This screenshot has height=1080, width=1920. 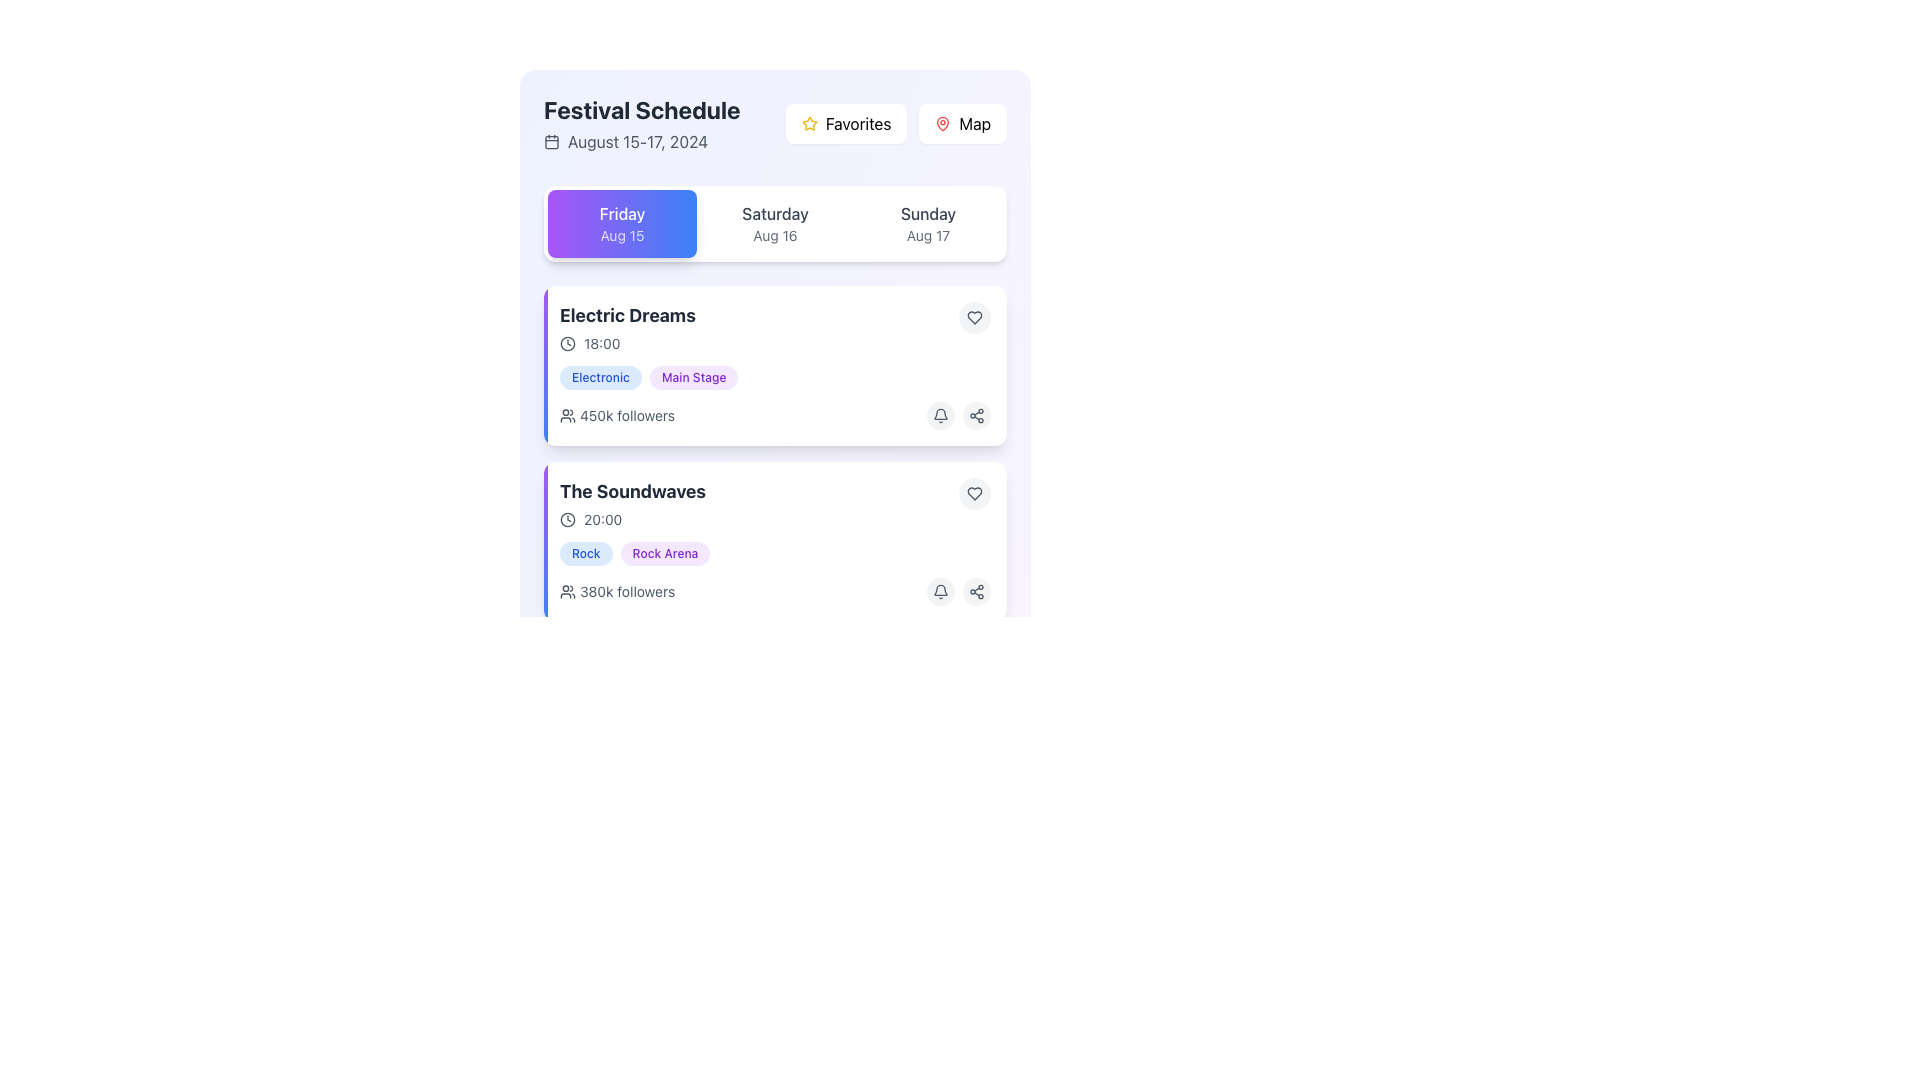 What do you see at coordinates (616, 415) in the screenshot?
I see `the '450k followers' text label with icon located under the 'Electric Dreams' card, which displays the number of followers in gray text and is positioned above the subscription and sharing icons` at bounding box center [616, 415].